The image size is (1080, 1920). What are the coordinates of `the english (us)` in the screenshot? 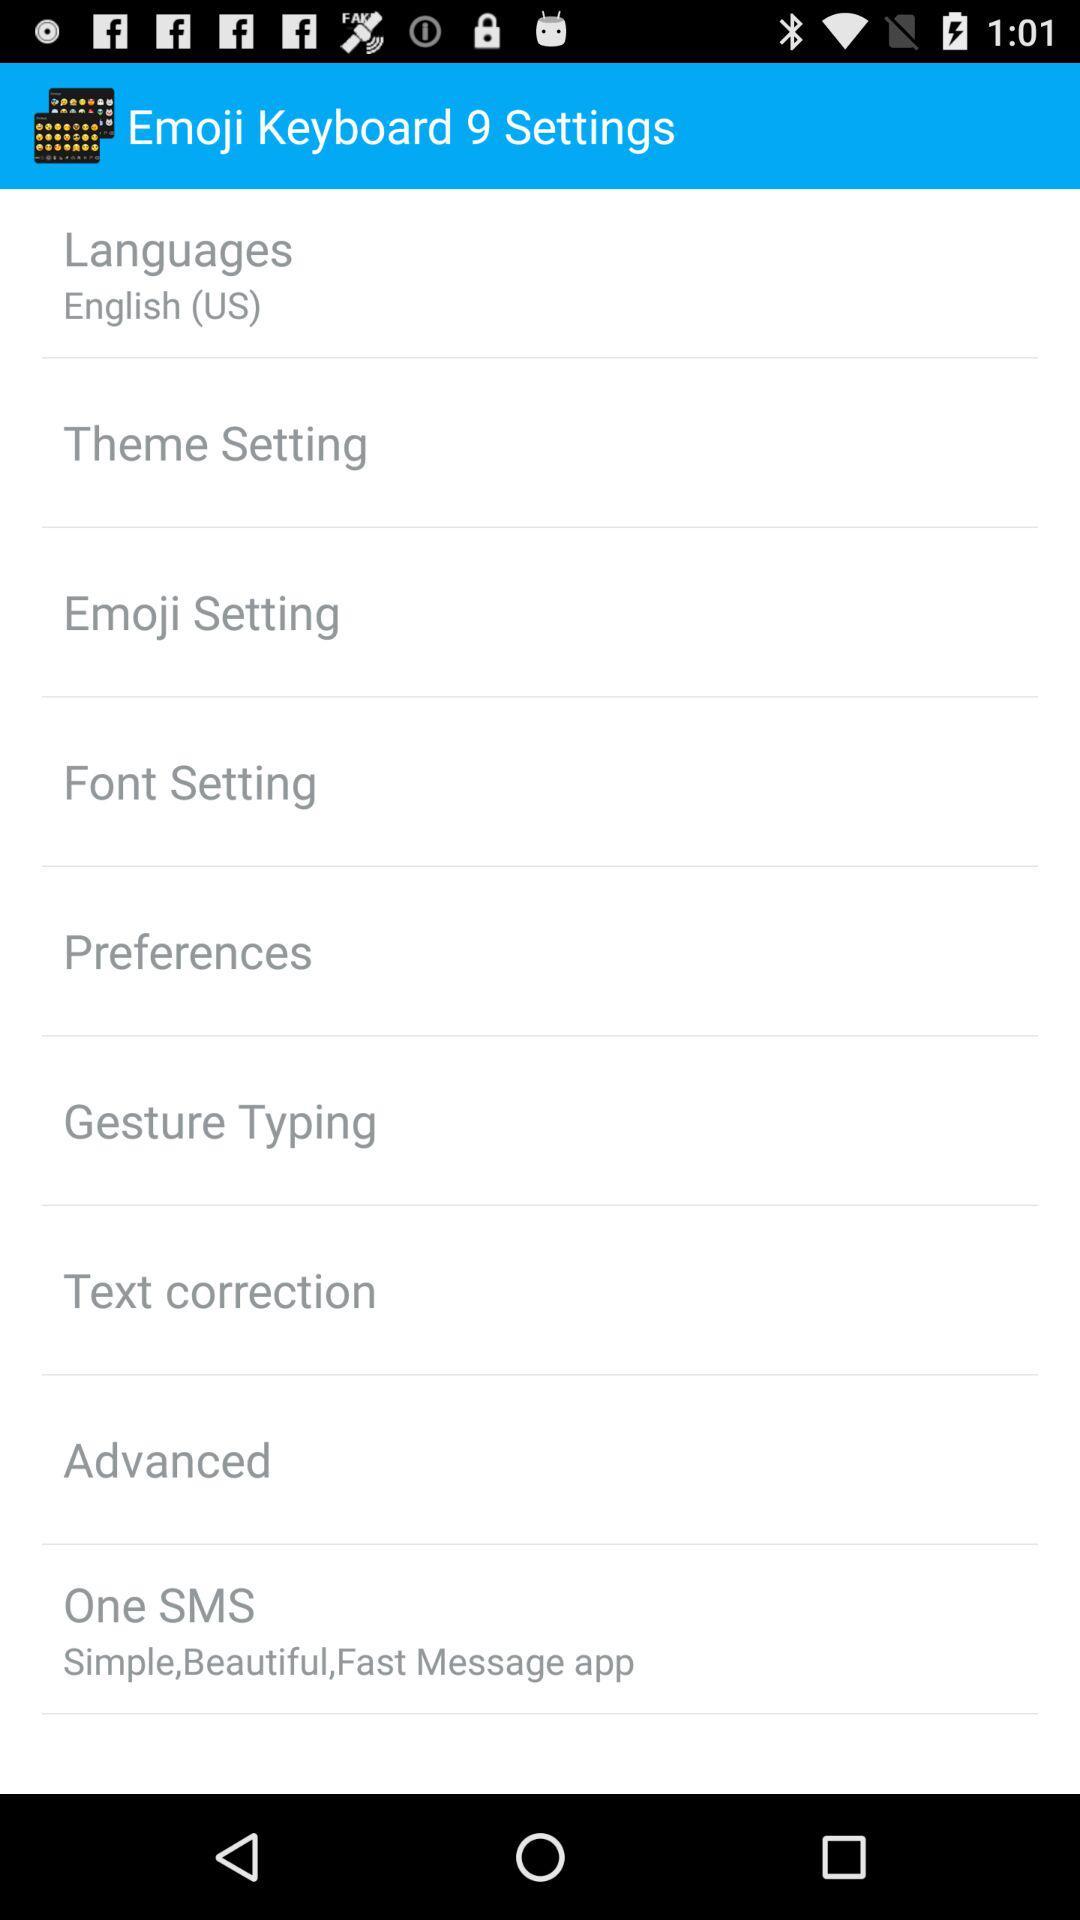 It's located at (161, 303).